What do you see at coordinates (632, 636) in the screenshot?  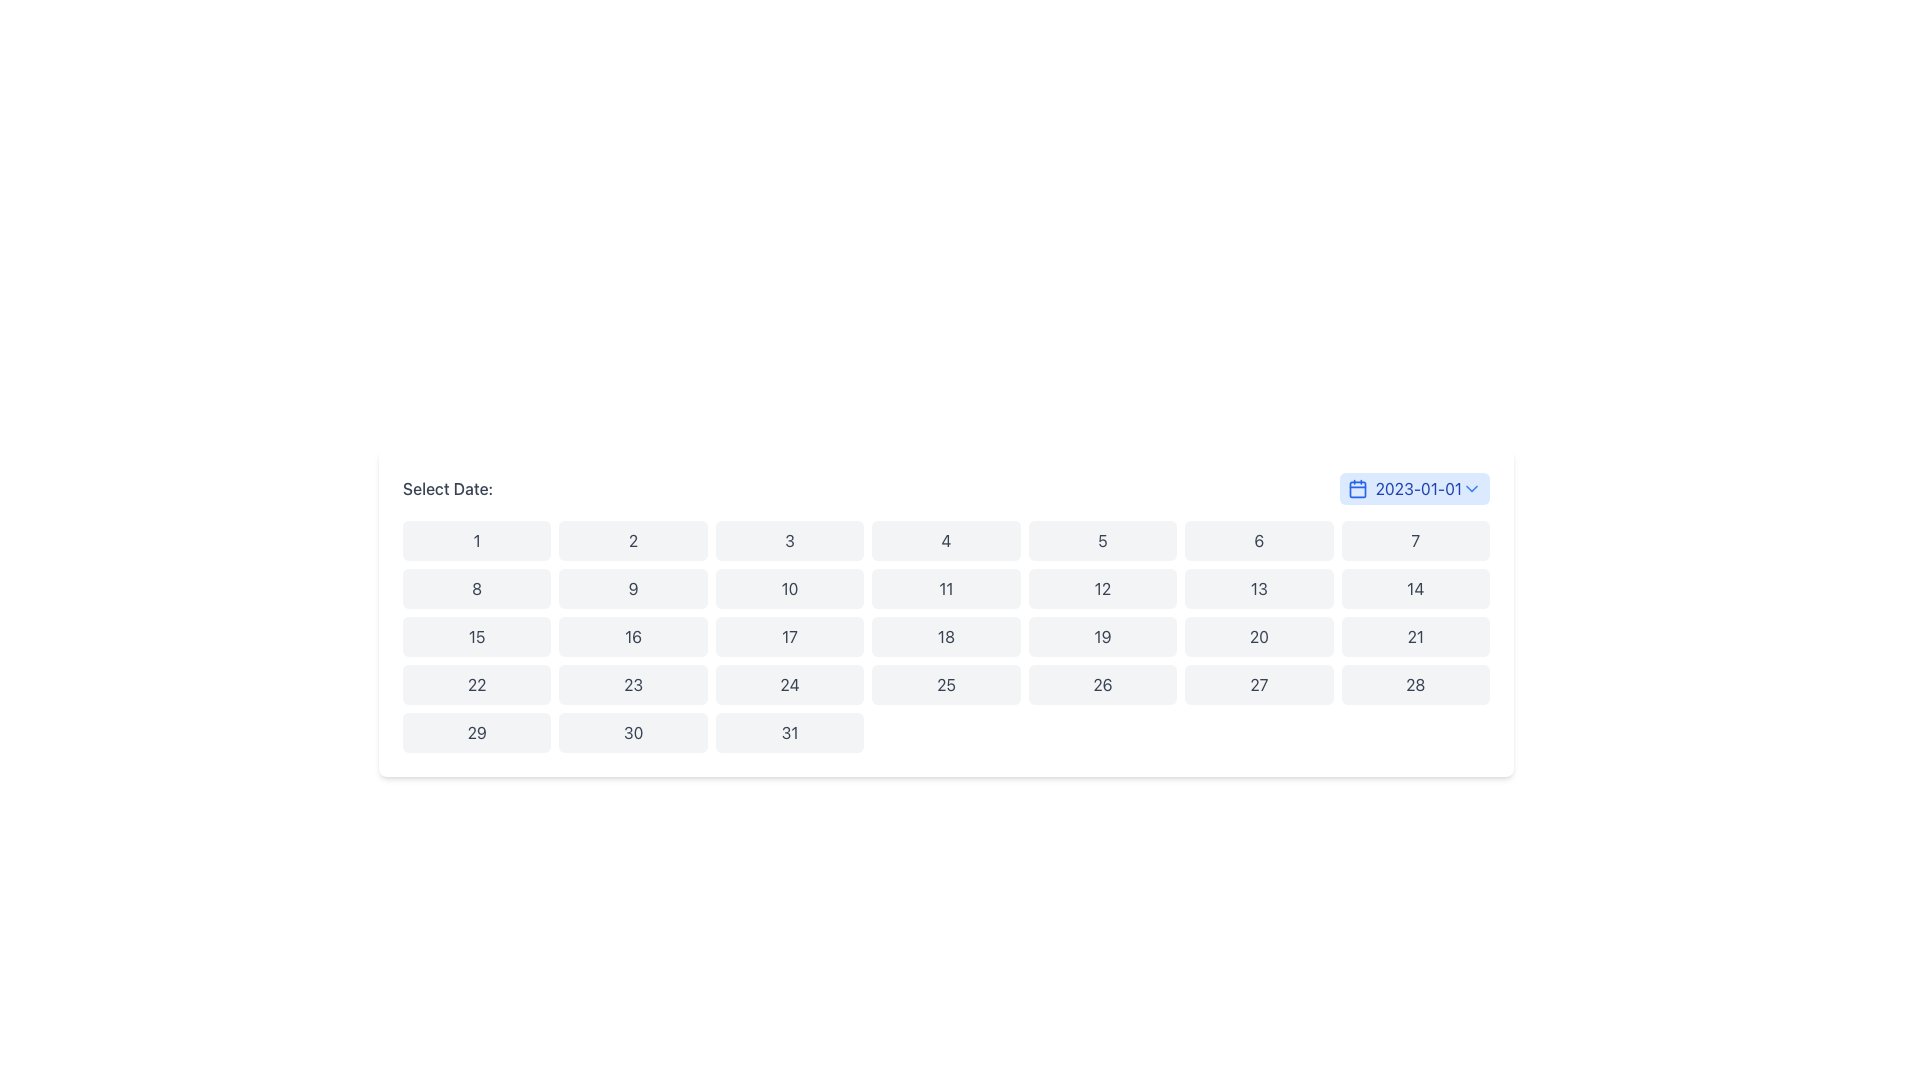 I see `the button that allows the user to select the number '16', located in the third row and second column of the grid layout` at bounding box center [632, 636].